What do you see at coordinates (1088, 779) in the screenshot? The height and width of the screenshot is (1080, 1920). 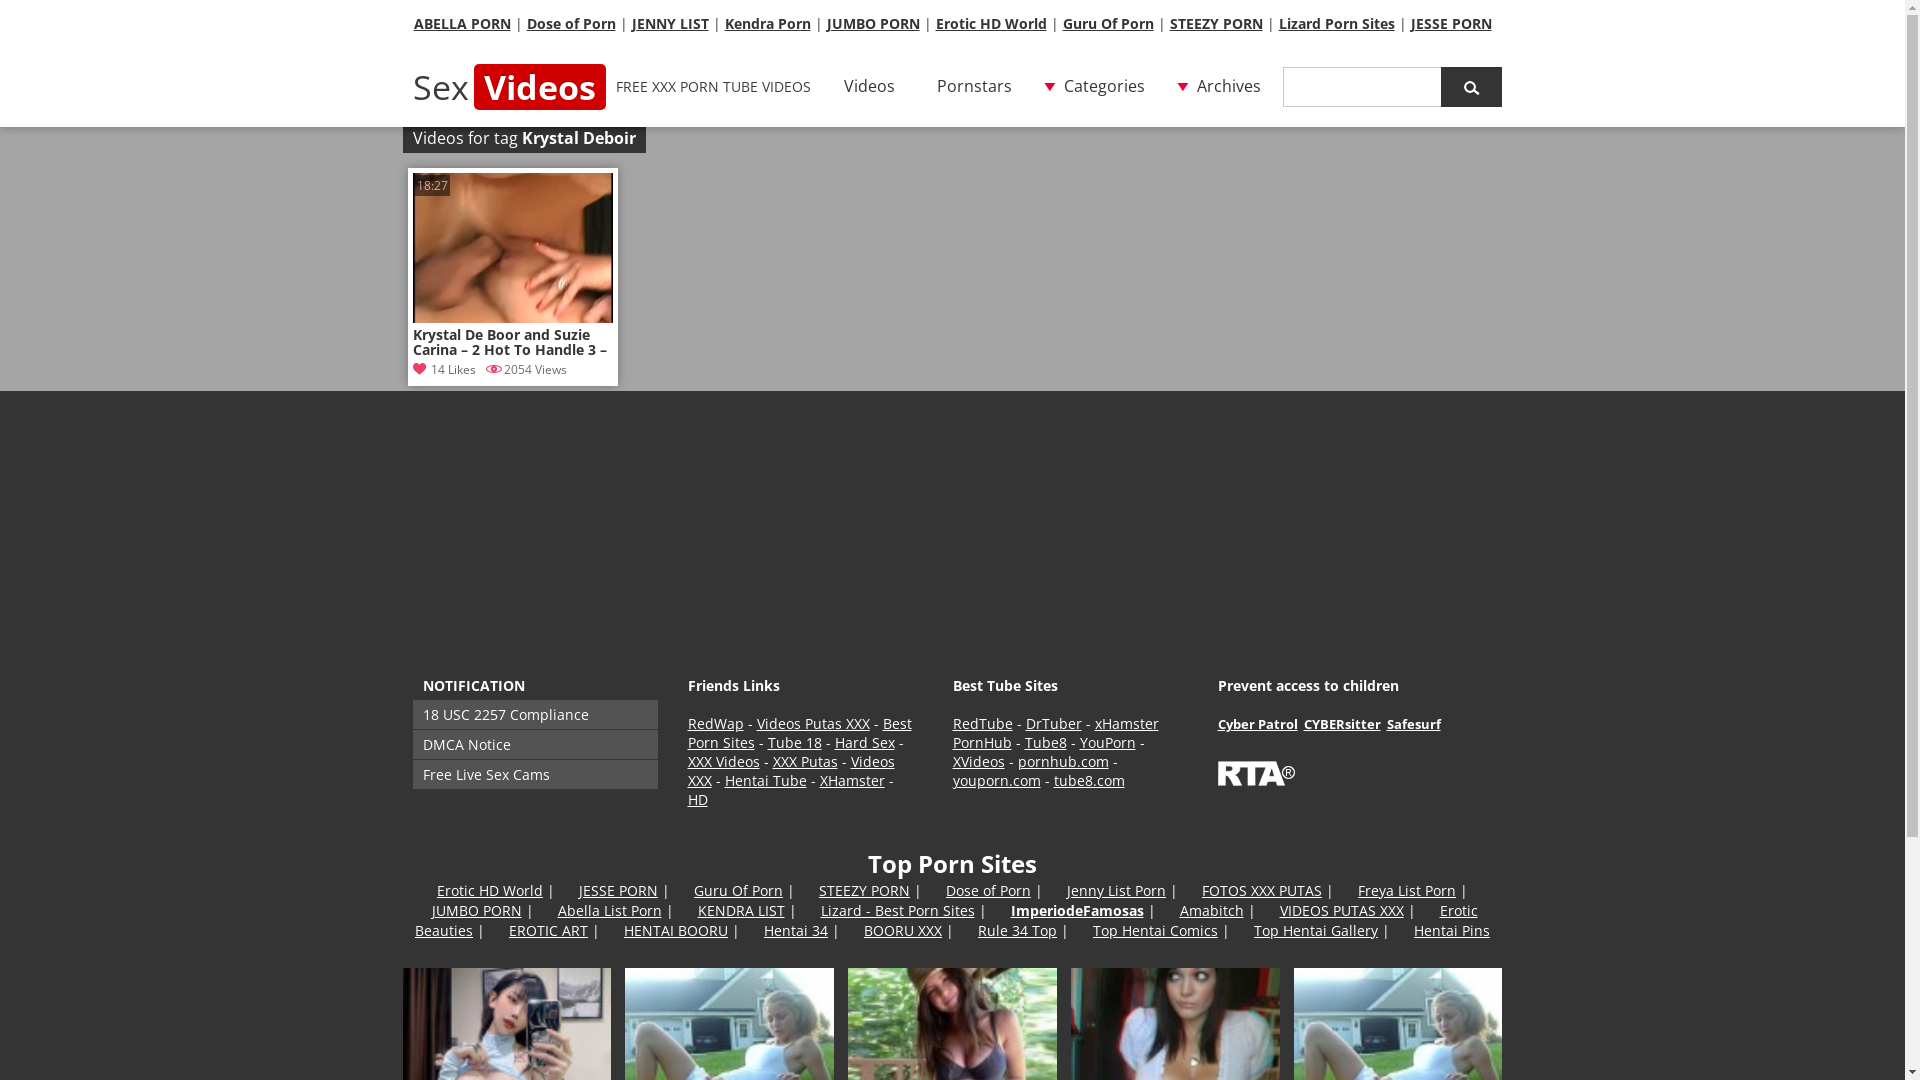 I see `'tube8.com'` at bounding box center [1088, 779].